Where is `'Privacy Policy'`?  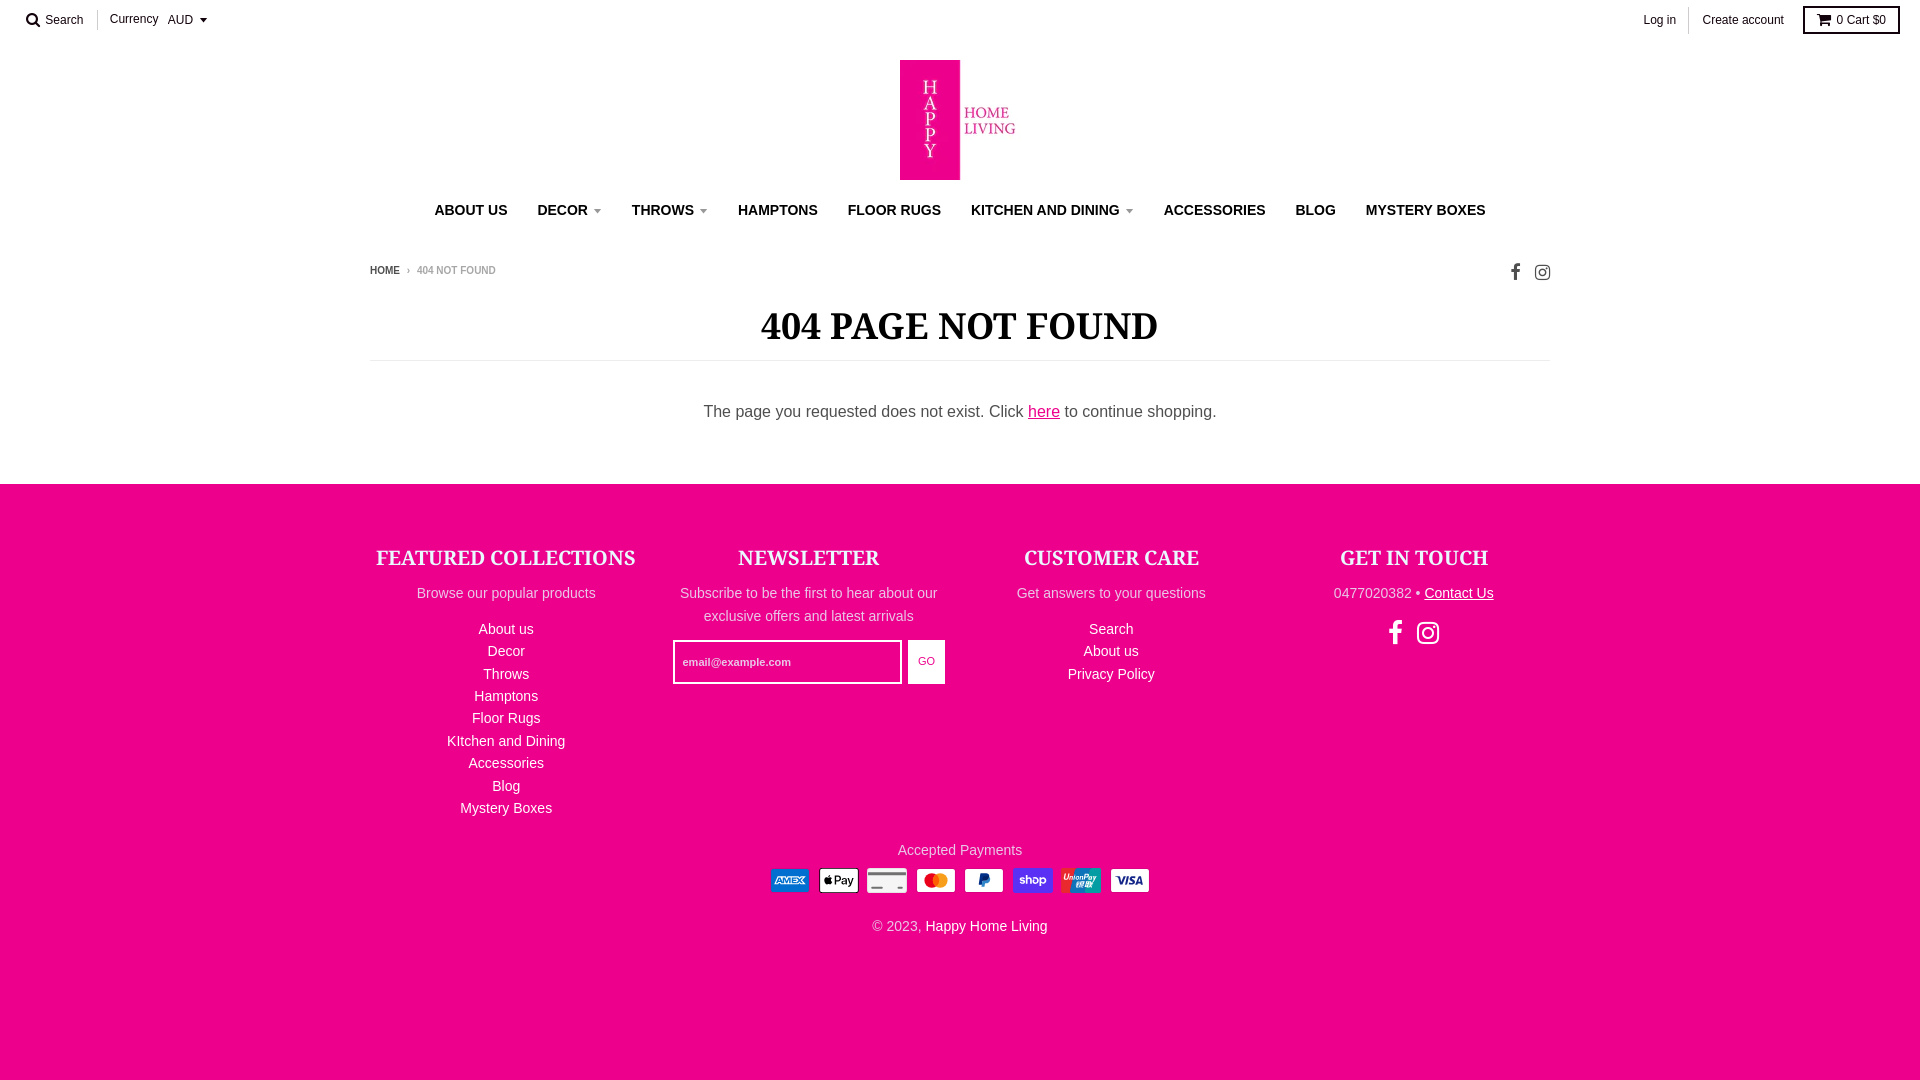 'Privacy Policy' is located at coordinates (1067, 674).